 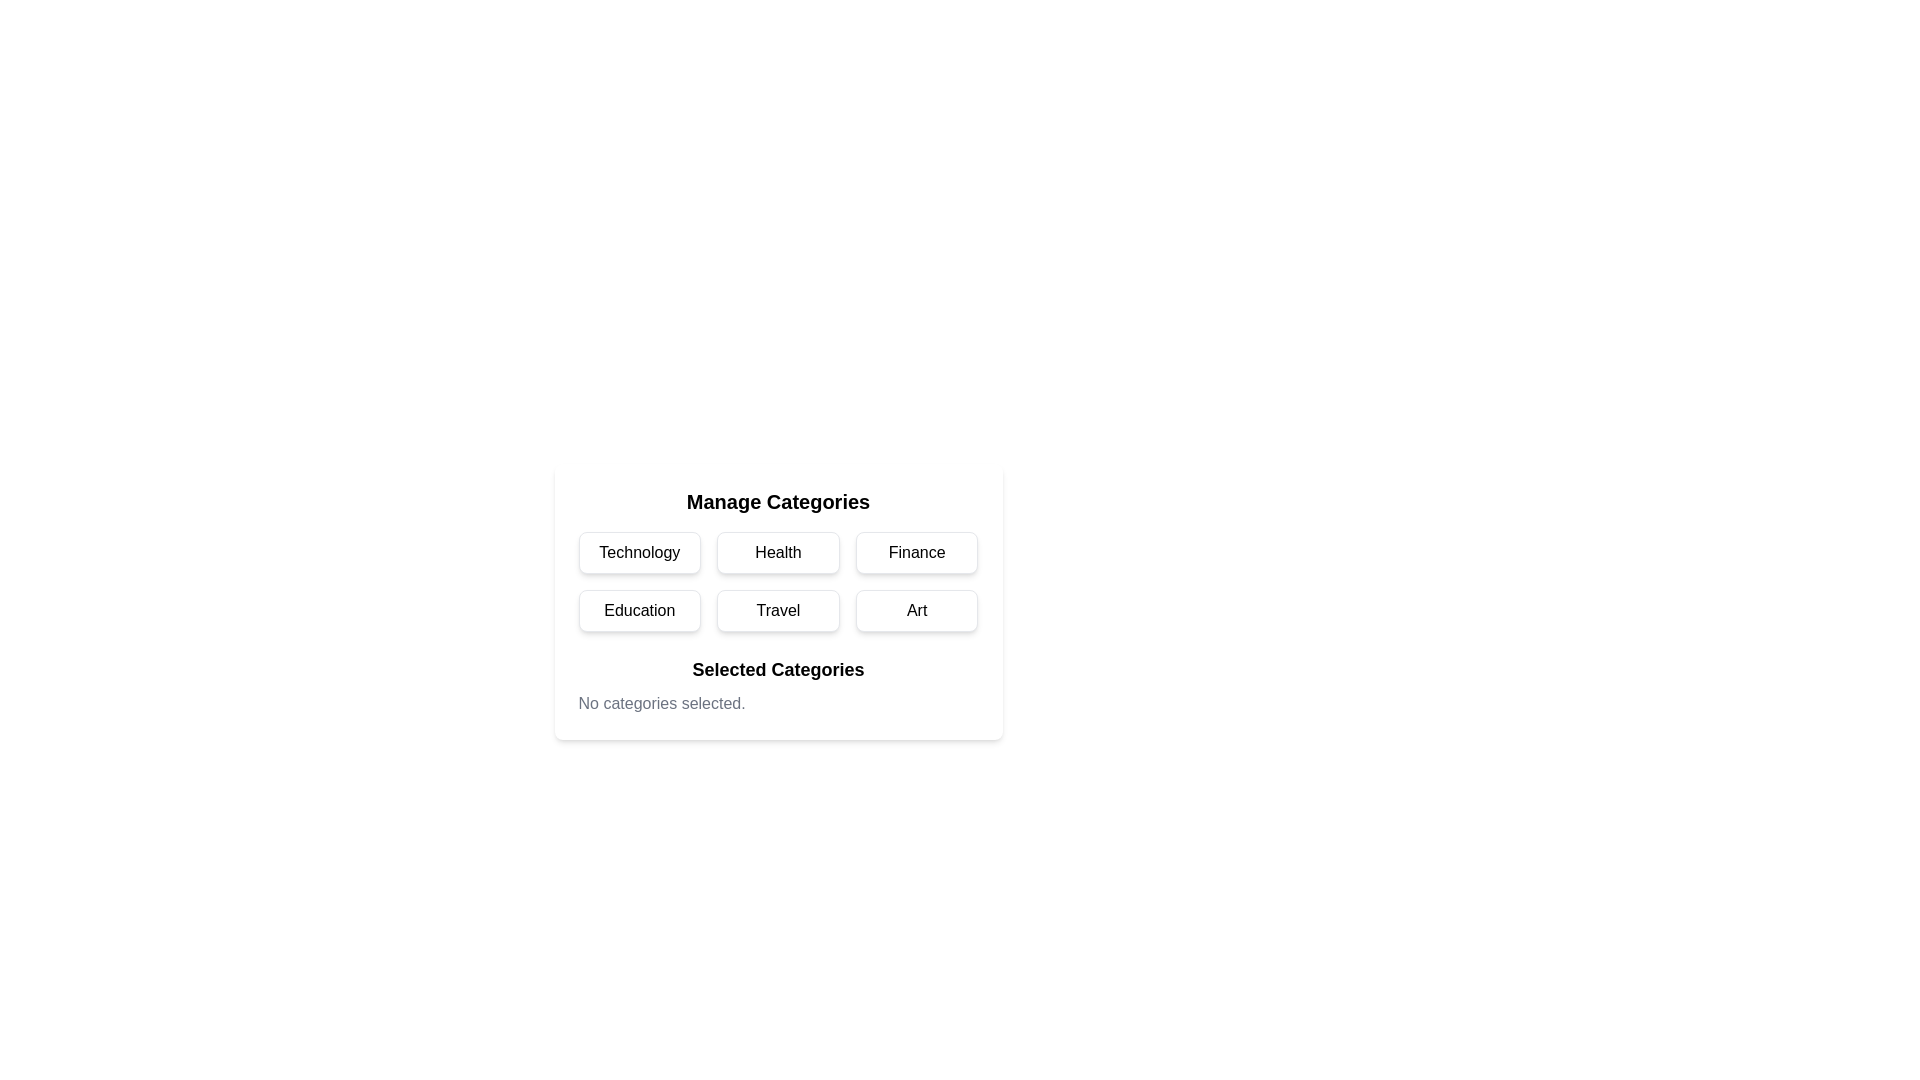 What do you see at coordinates (777, 685) in the screenshot?
I see `text displayed in the Text display component that shows 'Selected Categories' and 'No categories selected.'` at bounding box center [777, 685].